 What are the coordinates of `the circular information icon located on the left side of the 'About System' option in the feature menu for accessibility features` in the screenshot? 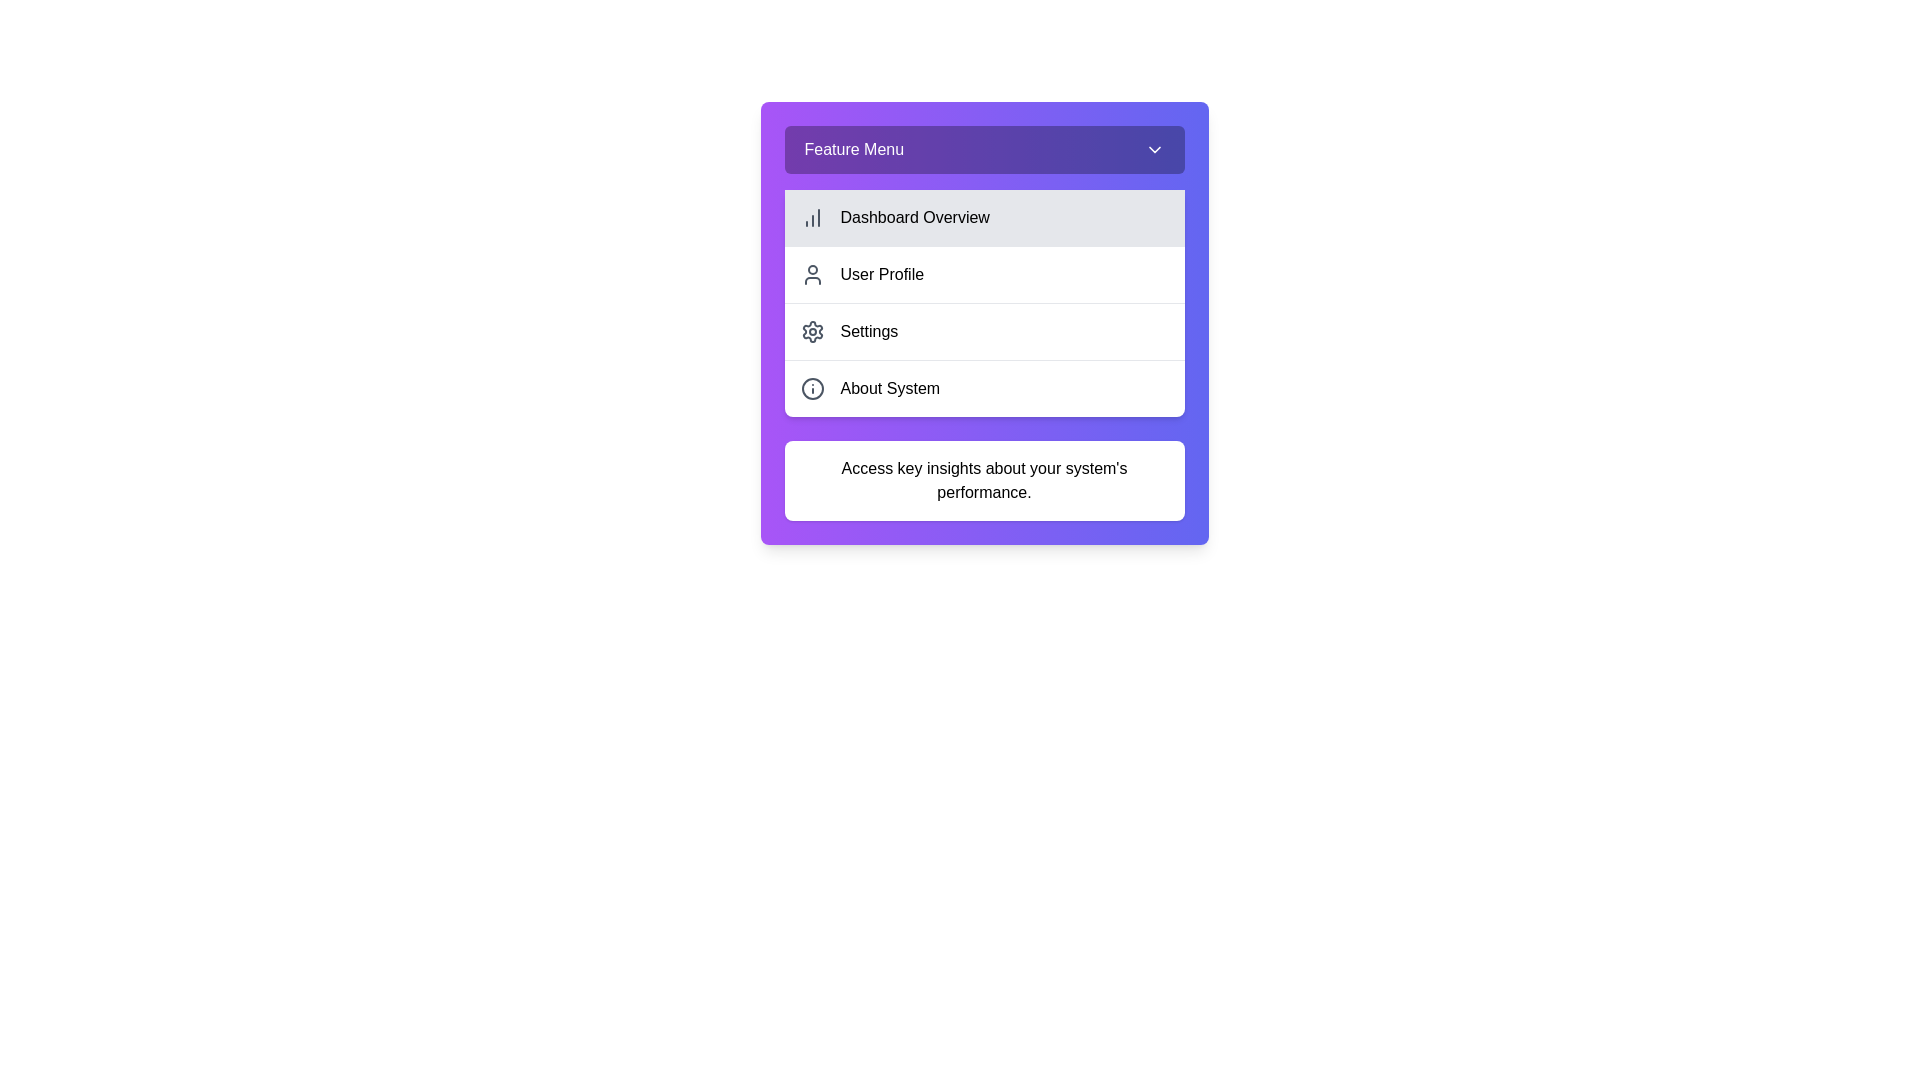 It's located at (812, 389).